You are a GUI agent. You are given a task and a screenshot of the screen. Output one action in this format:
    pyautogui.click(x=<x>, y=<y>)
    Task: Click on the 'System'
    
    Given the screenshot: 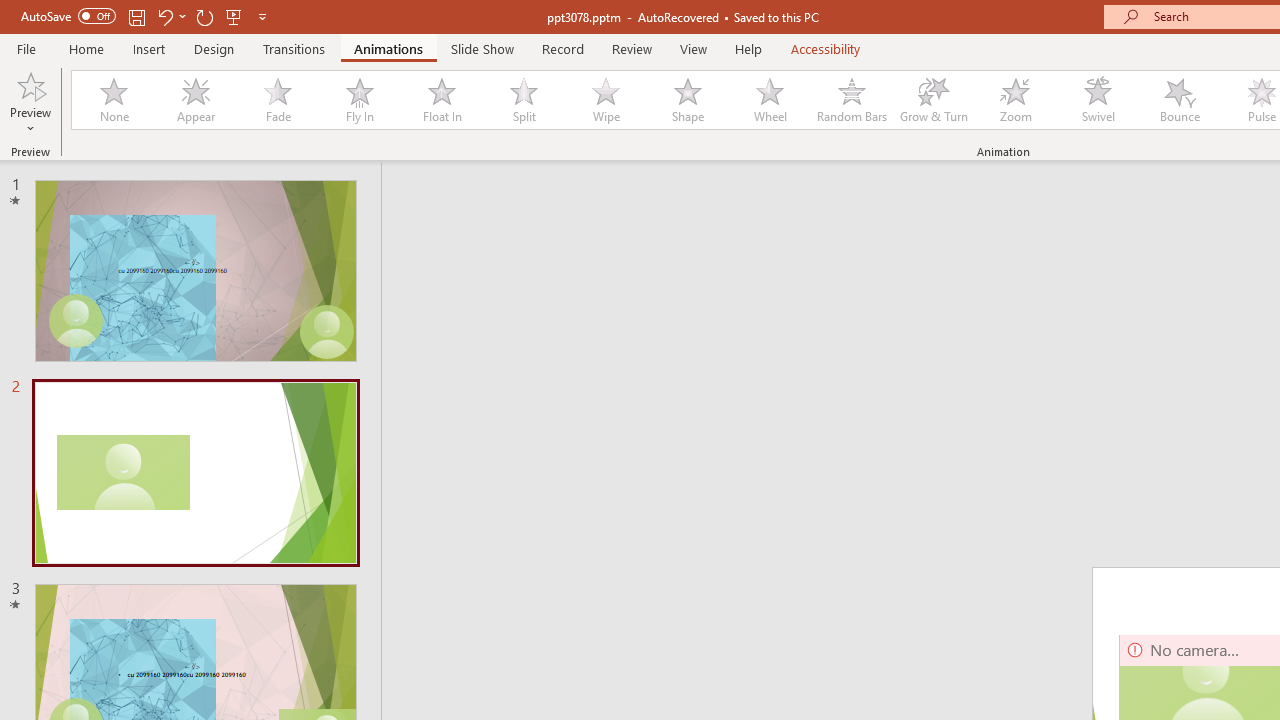 What is the action you would take?
    pyautogui.click(x=10, y=11)
    